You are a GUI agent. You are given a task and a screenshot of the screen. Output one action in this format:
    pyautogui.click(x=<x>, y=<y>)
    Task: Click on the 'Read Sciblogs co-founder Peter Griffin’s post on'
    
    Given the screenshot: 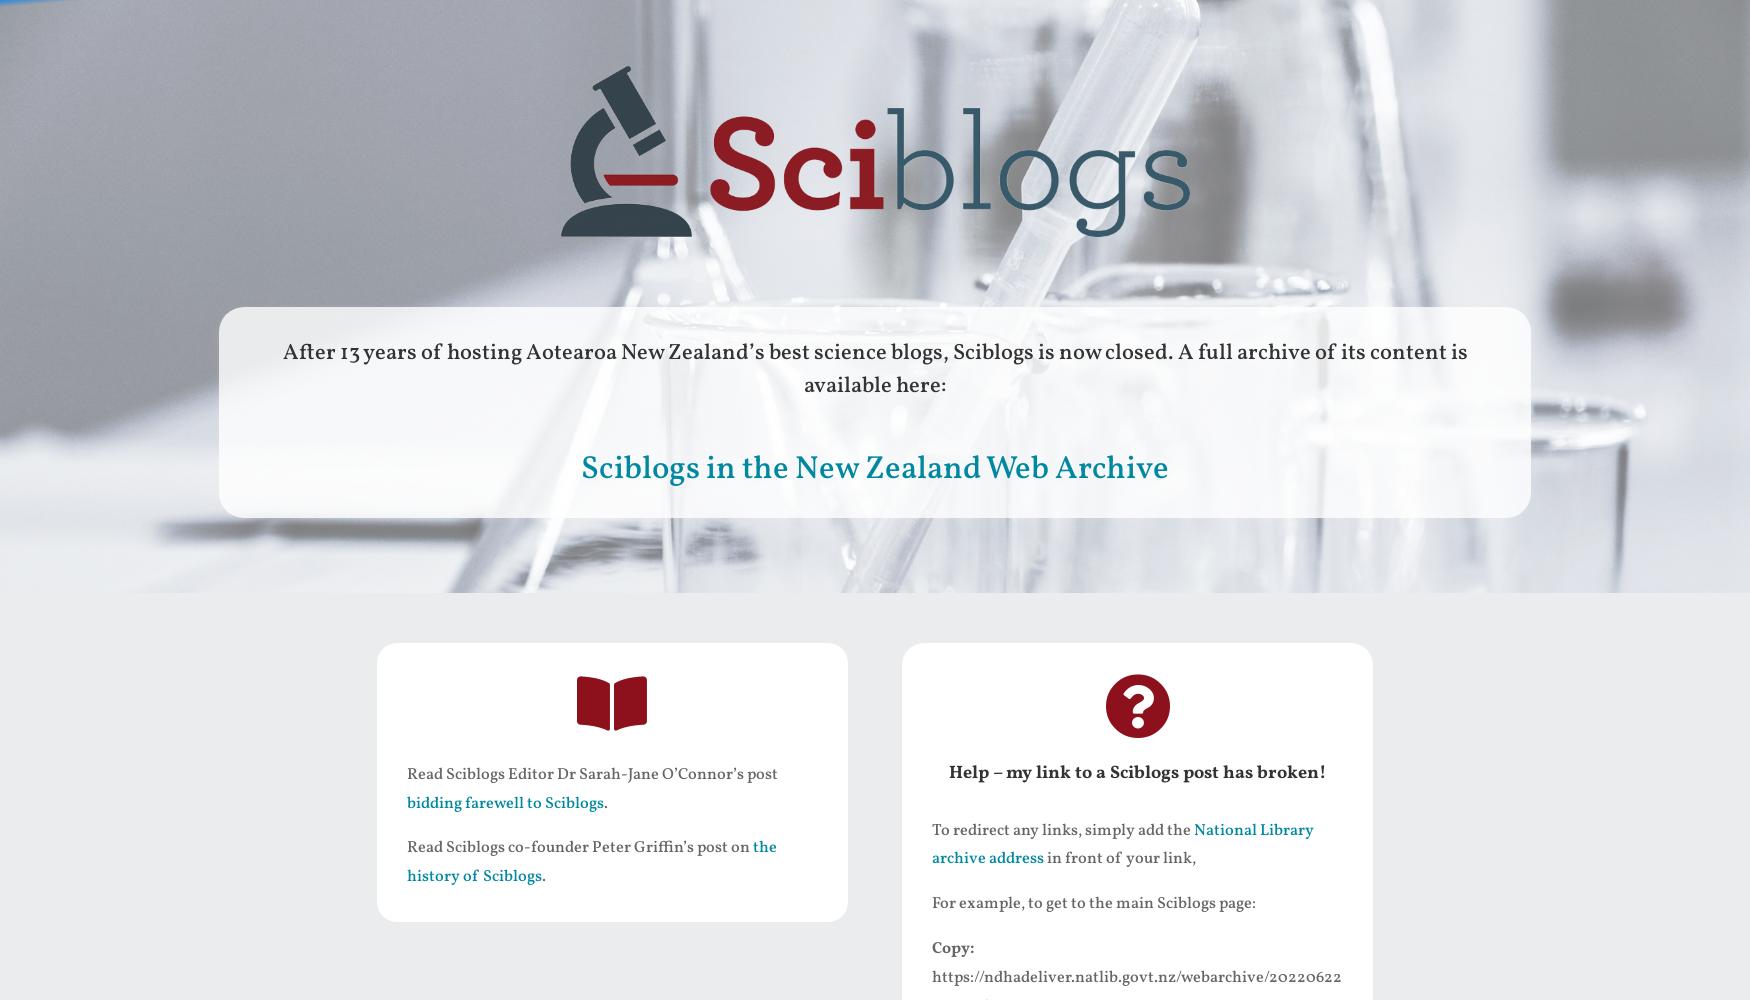 What is the action you would take?
    pyautogui.click(x=406, y=847)
    